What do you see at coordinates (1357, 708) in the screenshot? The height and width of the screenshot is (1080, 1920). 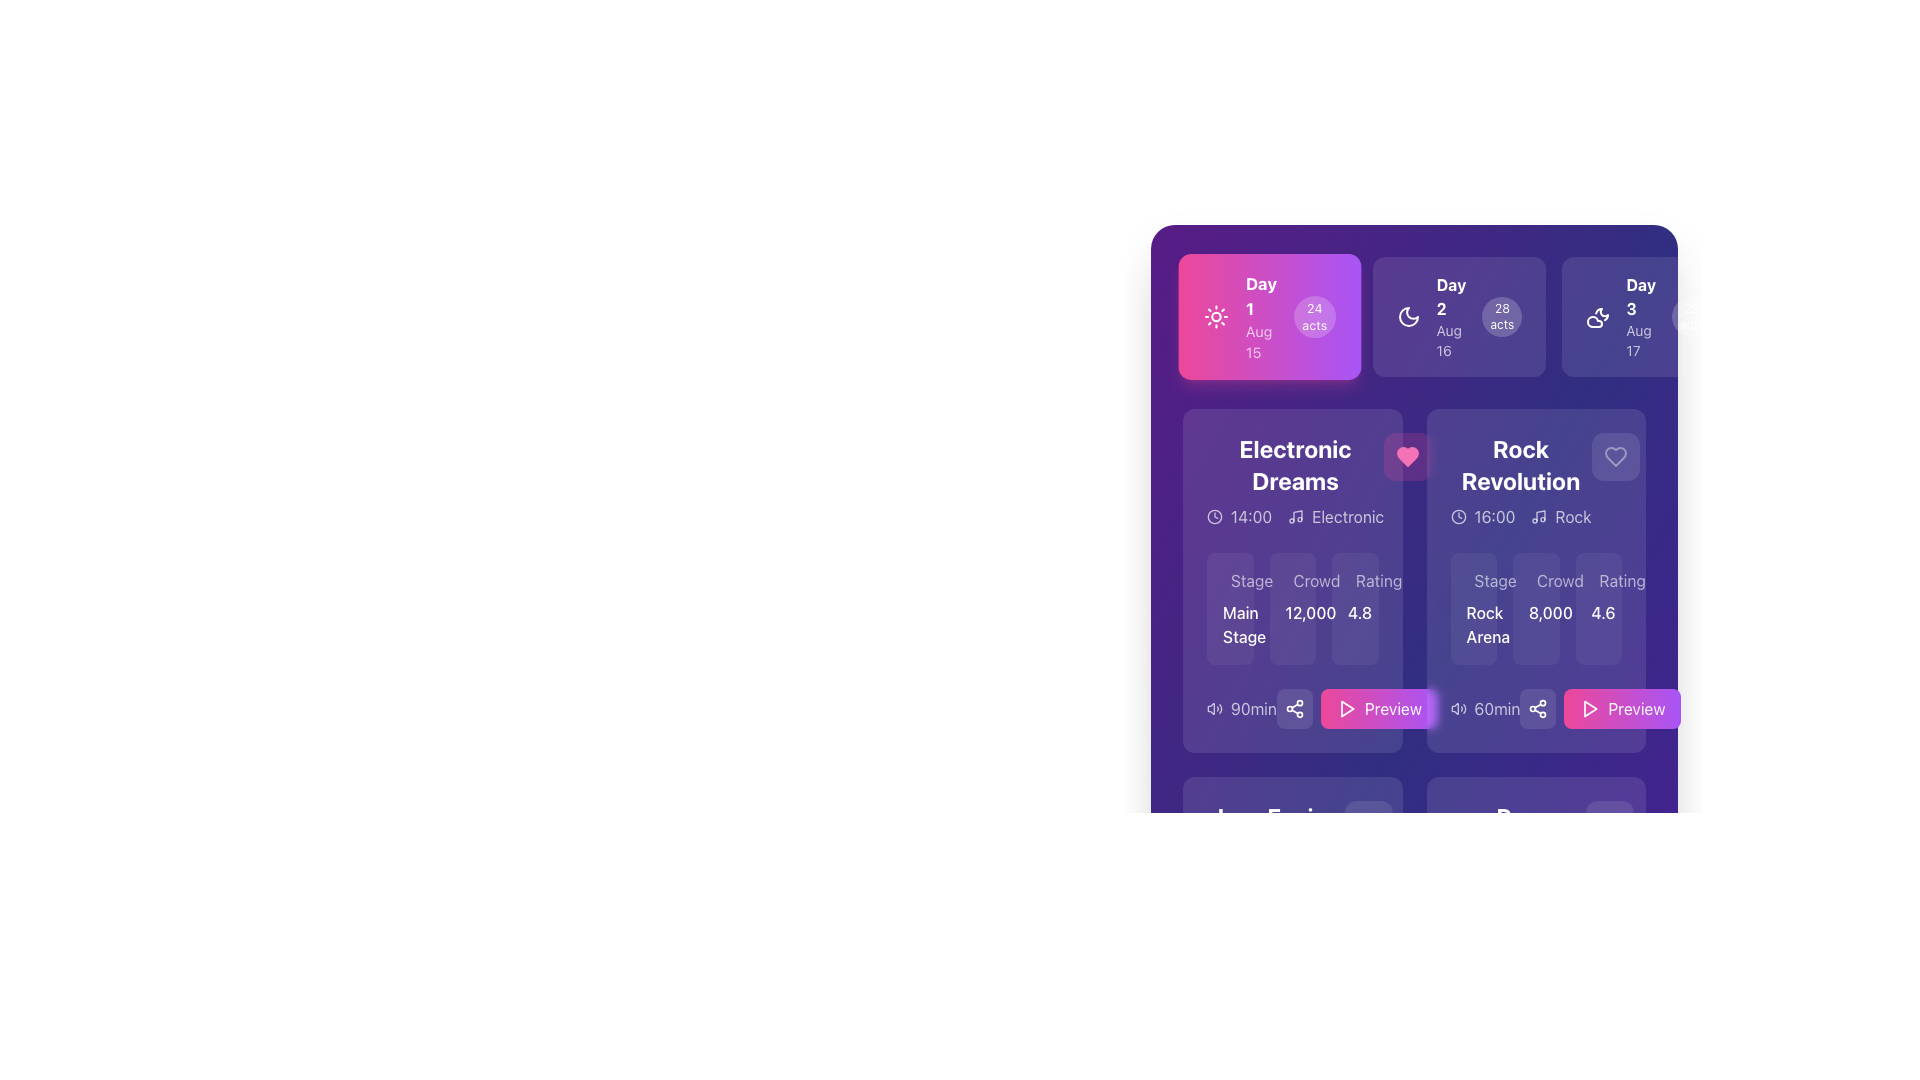 I see `the button in the bottom right quadrant of the 'Electronic Dreams' card` at bounding box center [1357, 708].